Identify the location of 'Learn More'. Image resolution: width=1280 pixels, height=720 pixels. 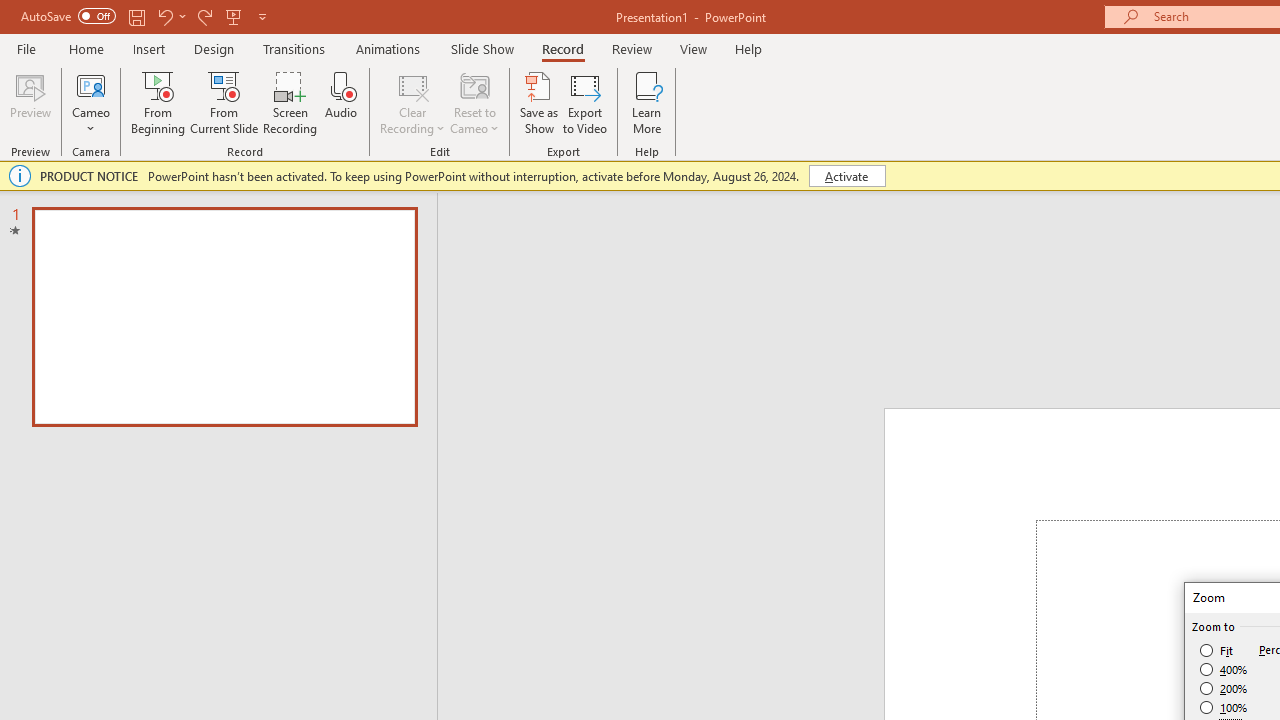
(647, 103).